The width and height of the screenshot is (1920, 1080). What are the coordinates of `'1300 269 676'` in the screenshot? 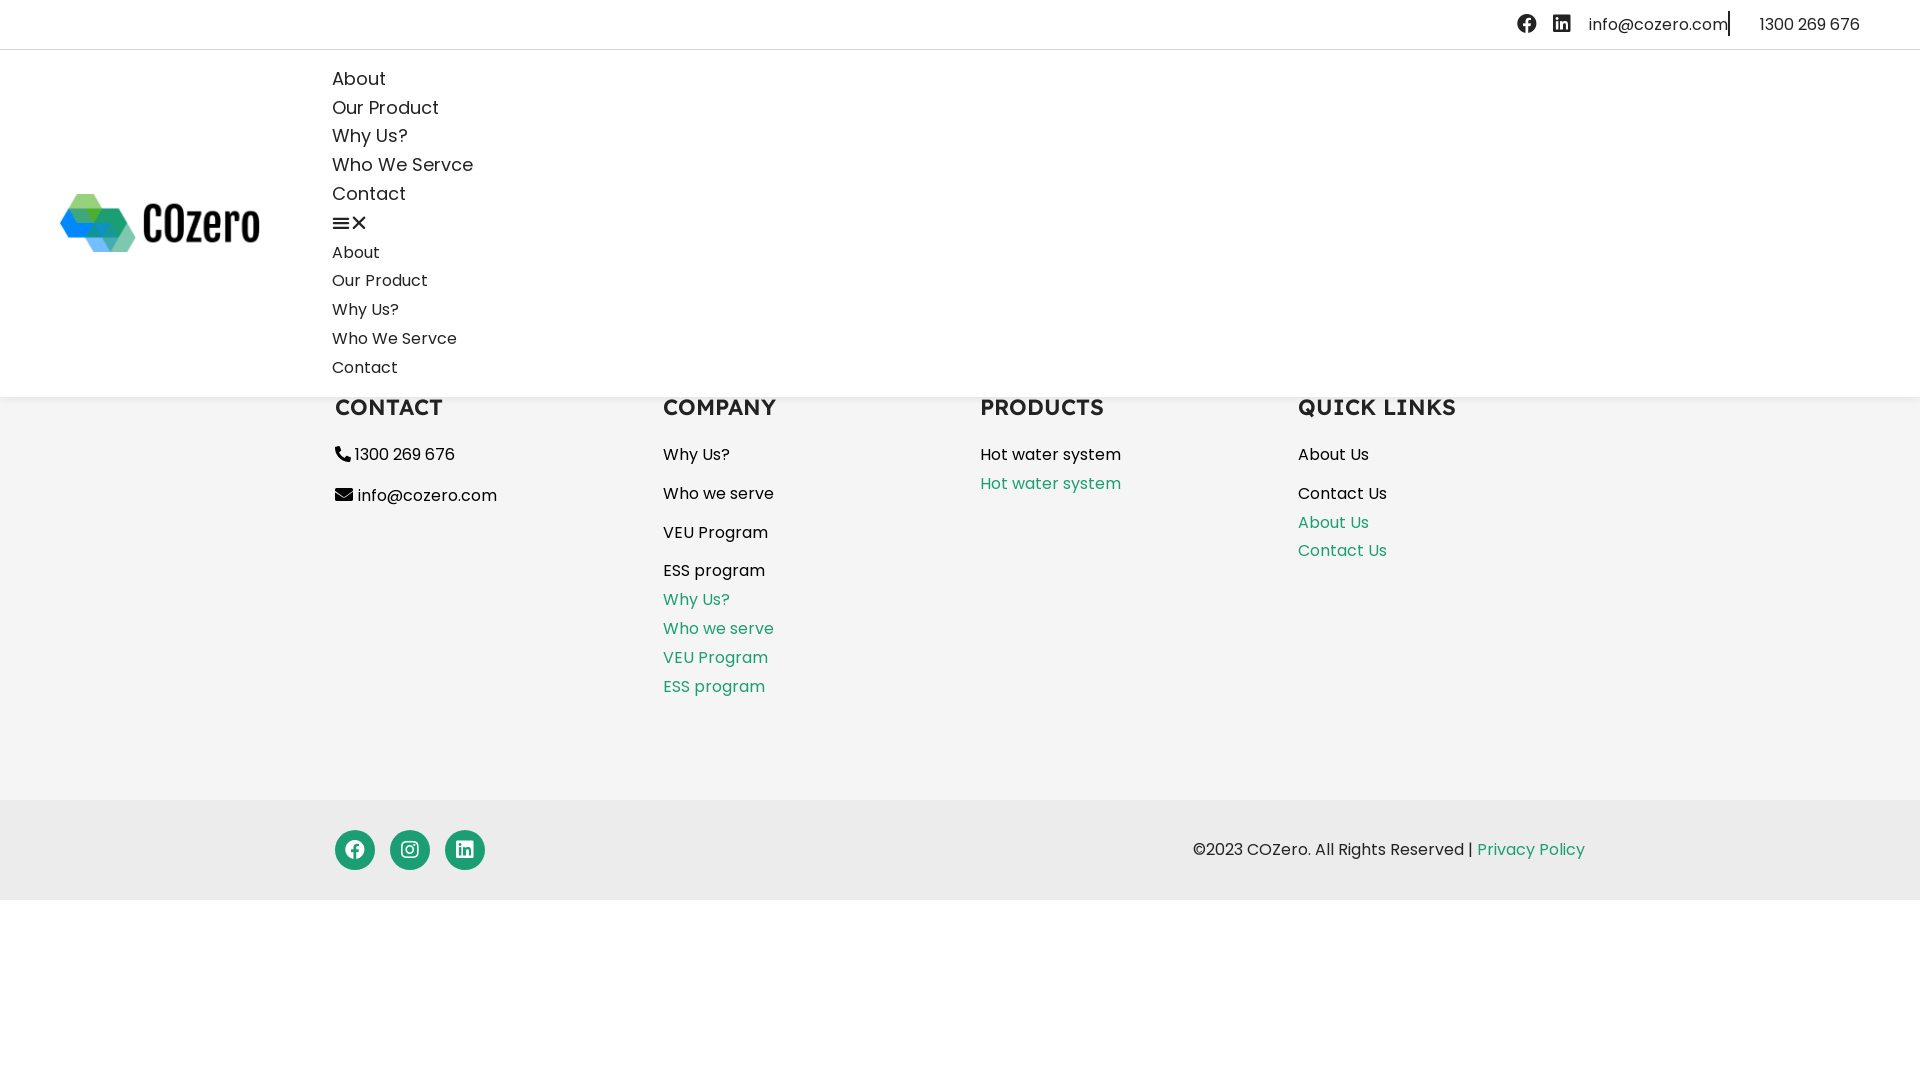 It's located at (394, 454).